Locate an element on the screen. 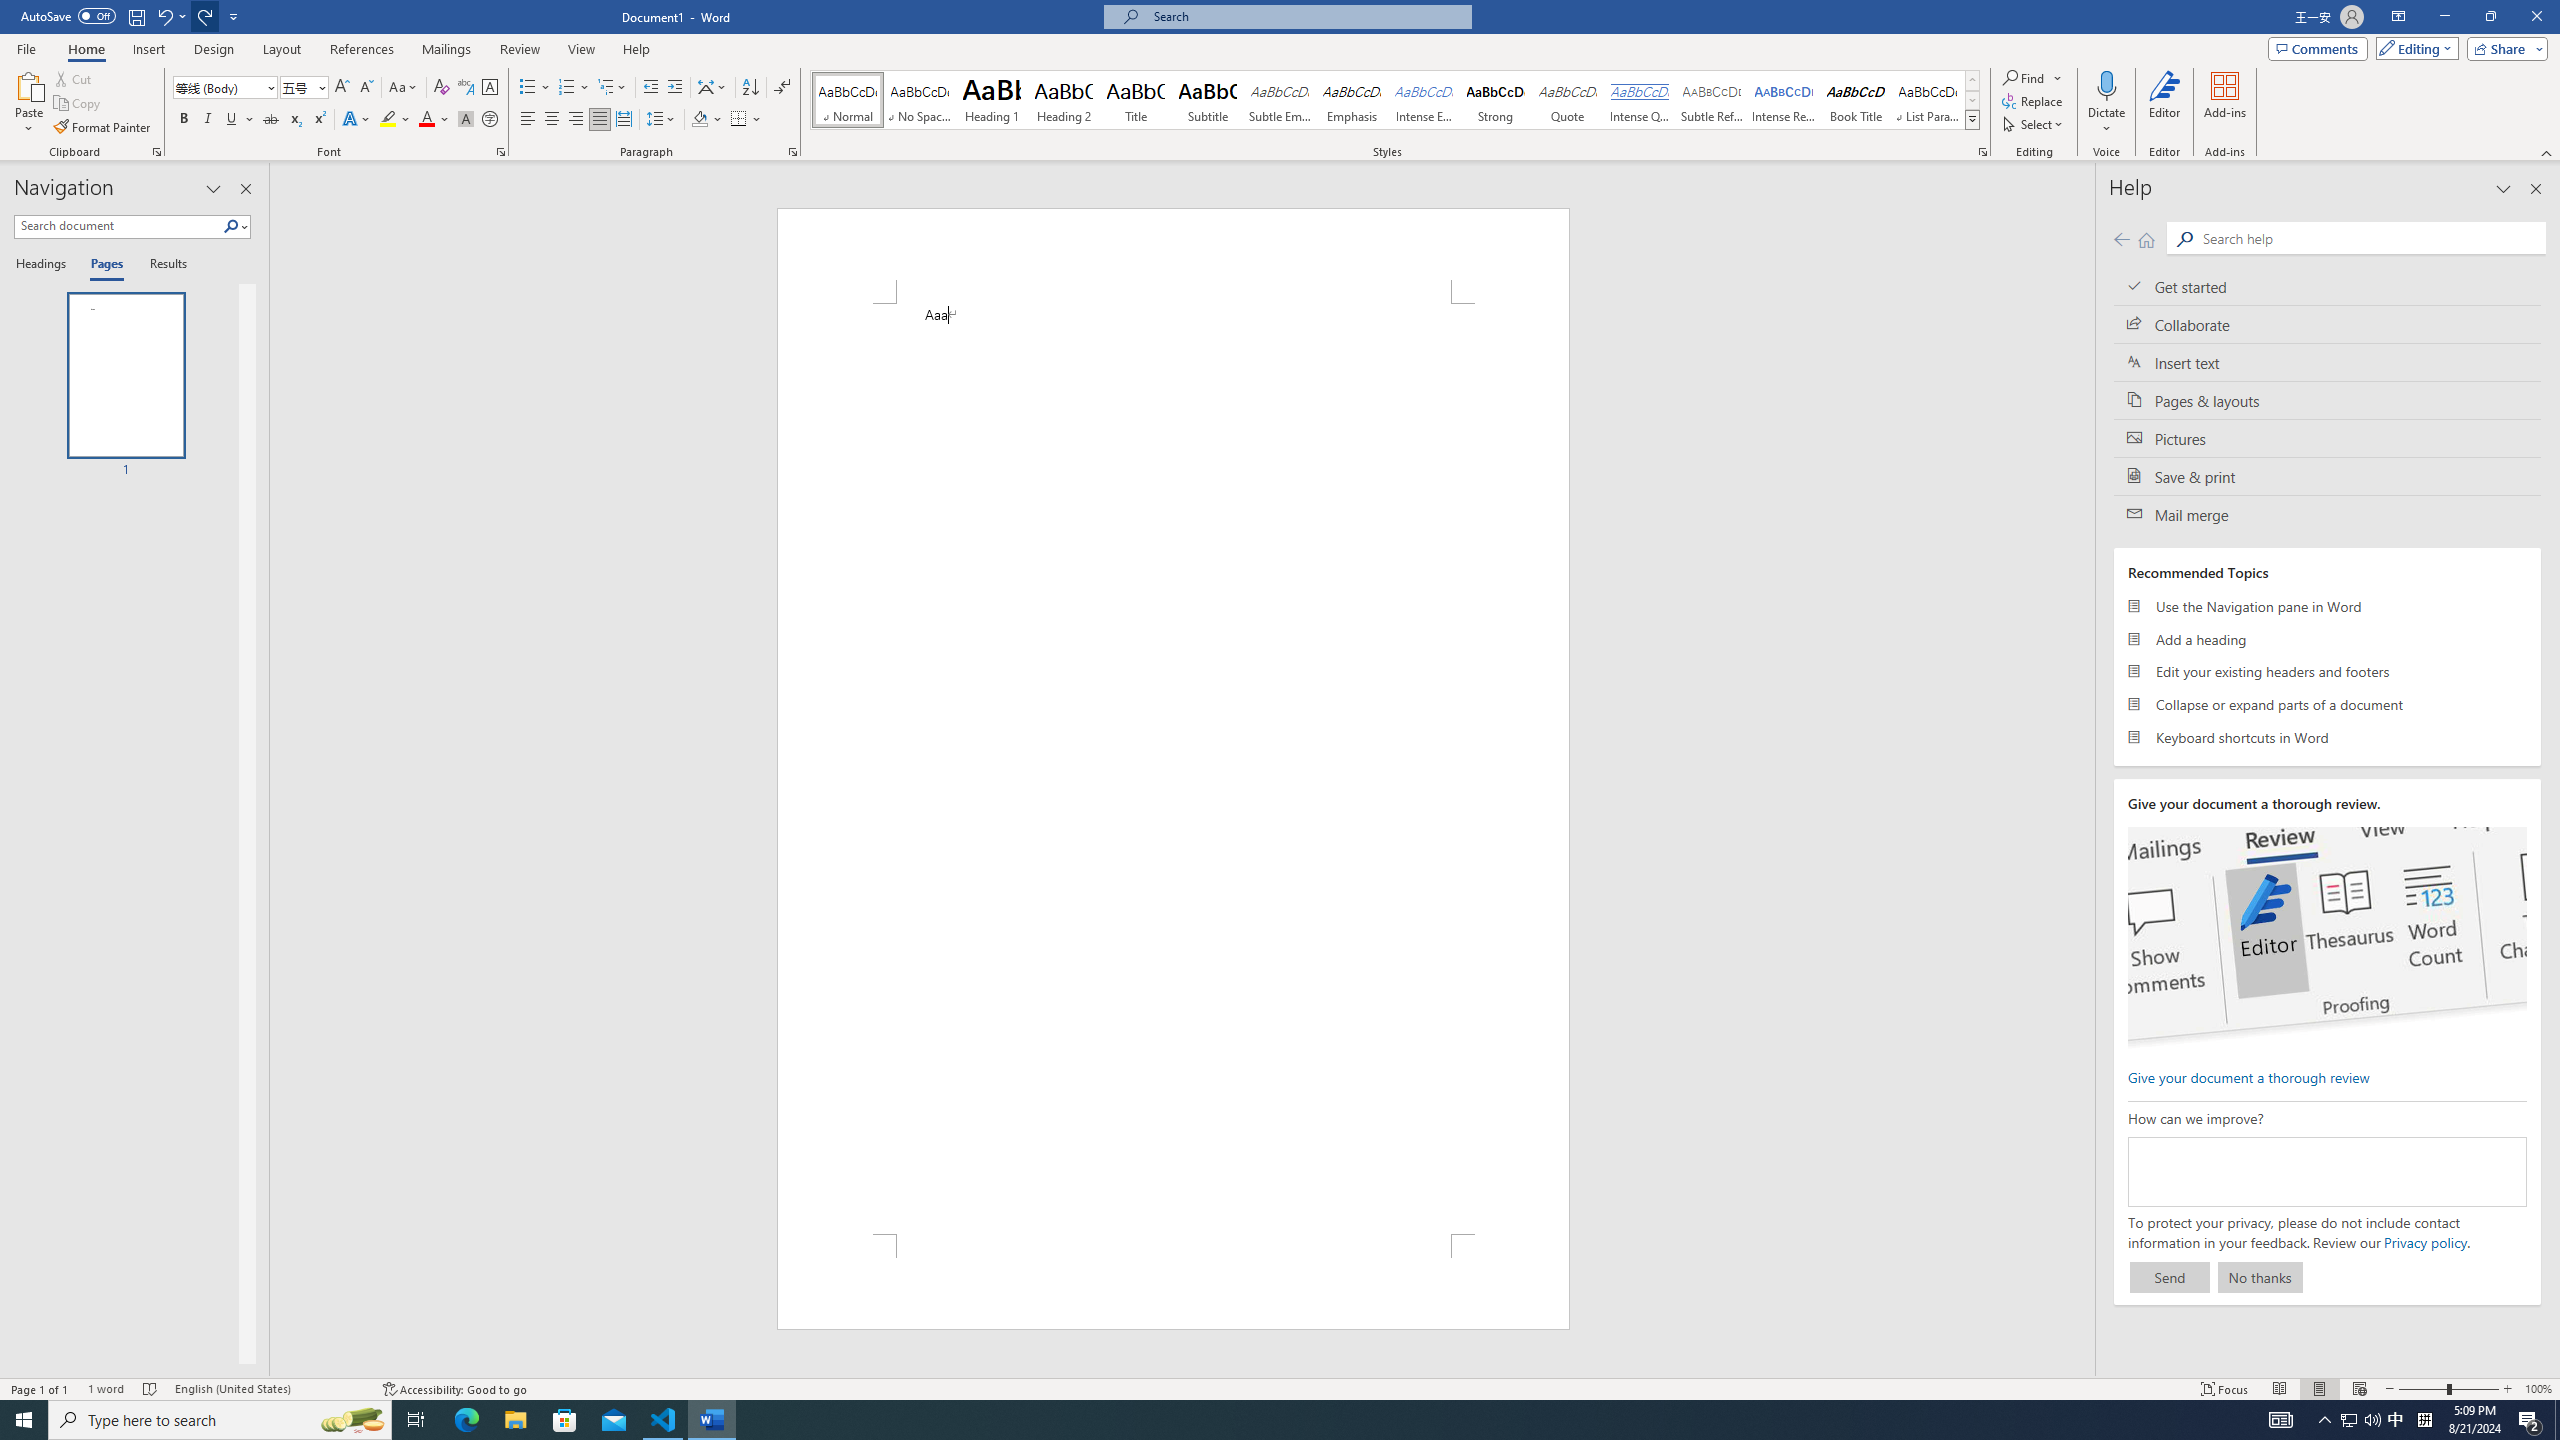 This screenshot has width=2560, height=1440. 'Clear Formatting' is located at coordinates (440, 87).